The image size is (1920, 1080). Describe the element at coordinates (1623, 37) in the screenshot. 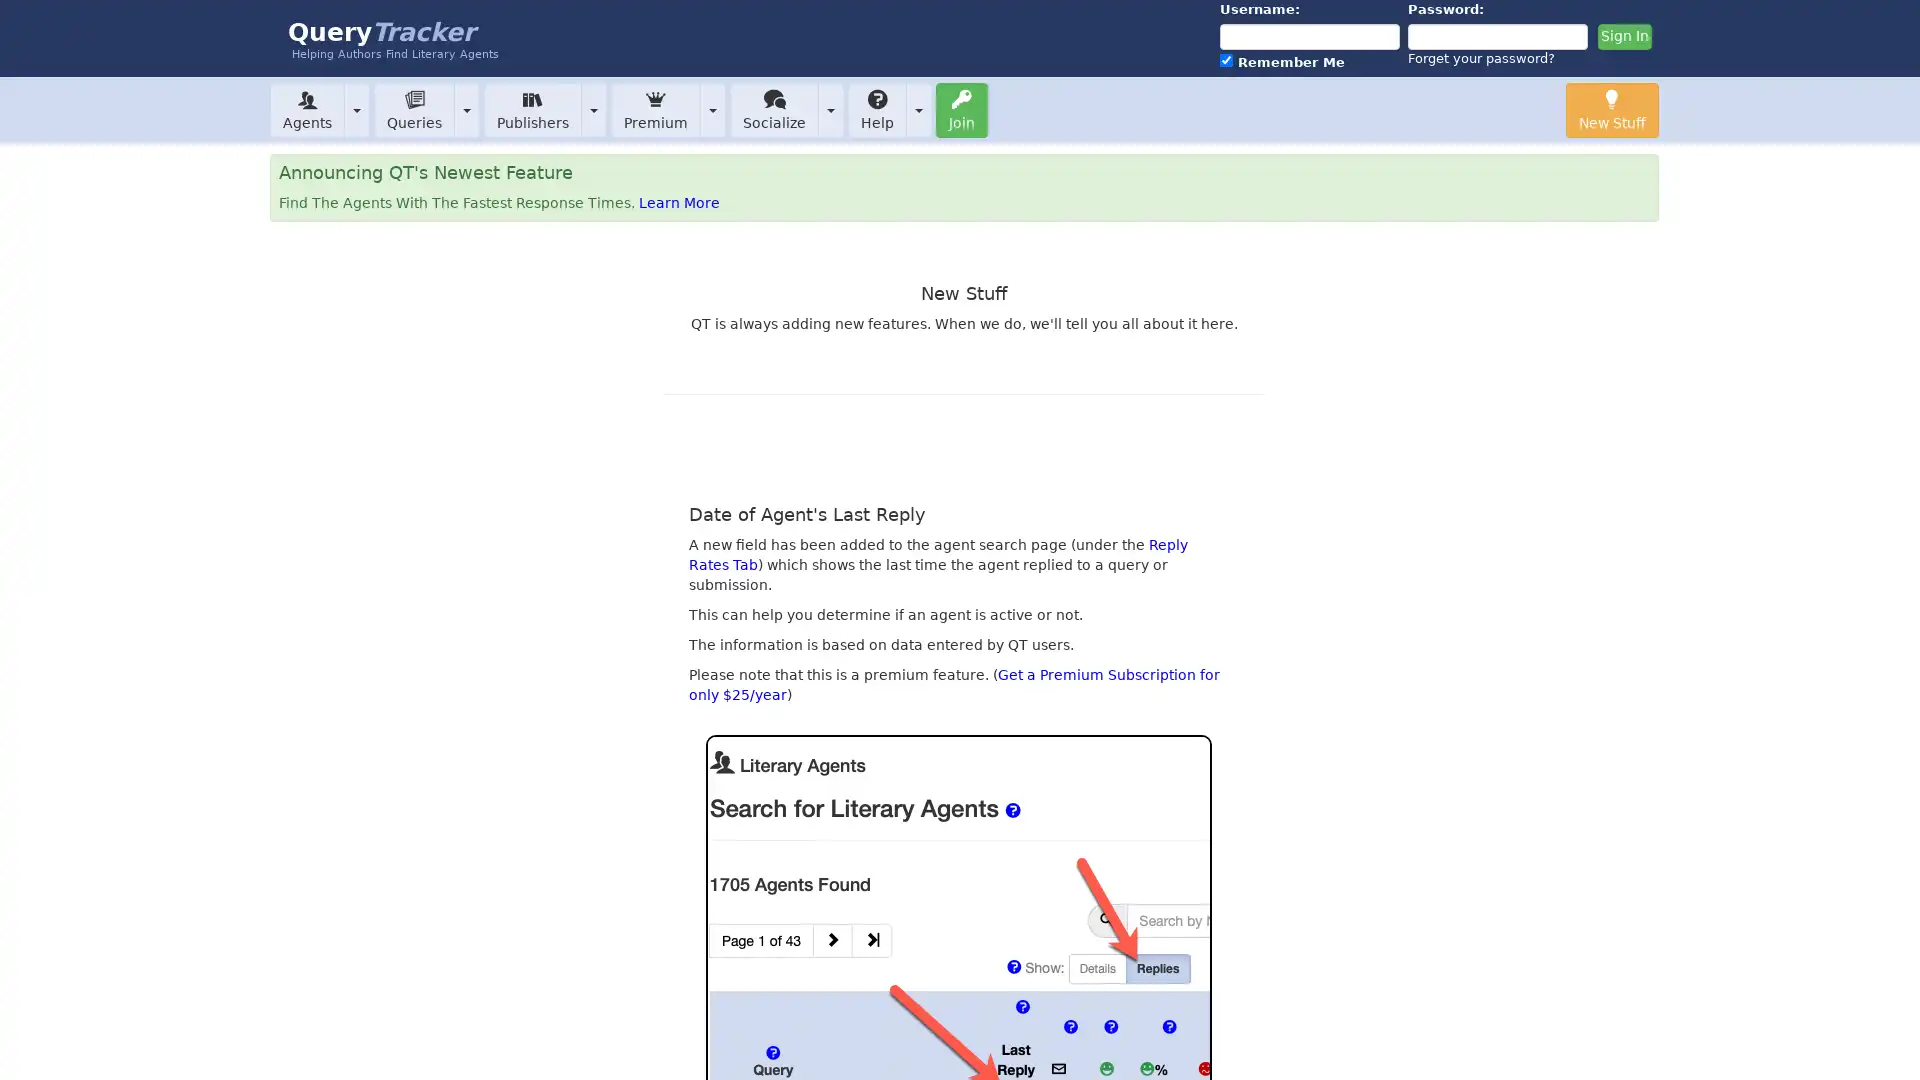

I see `Sign In` at that location.